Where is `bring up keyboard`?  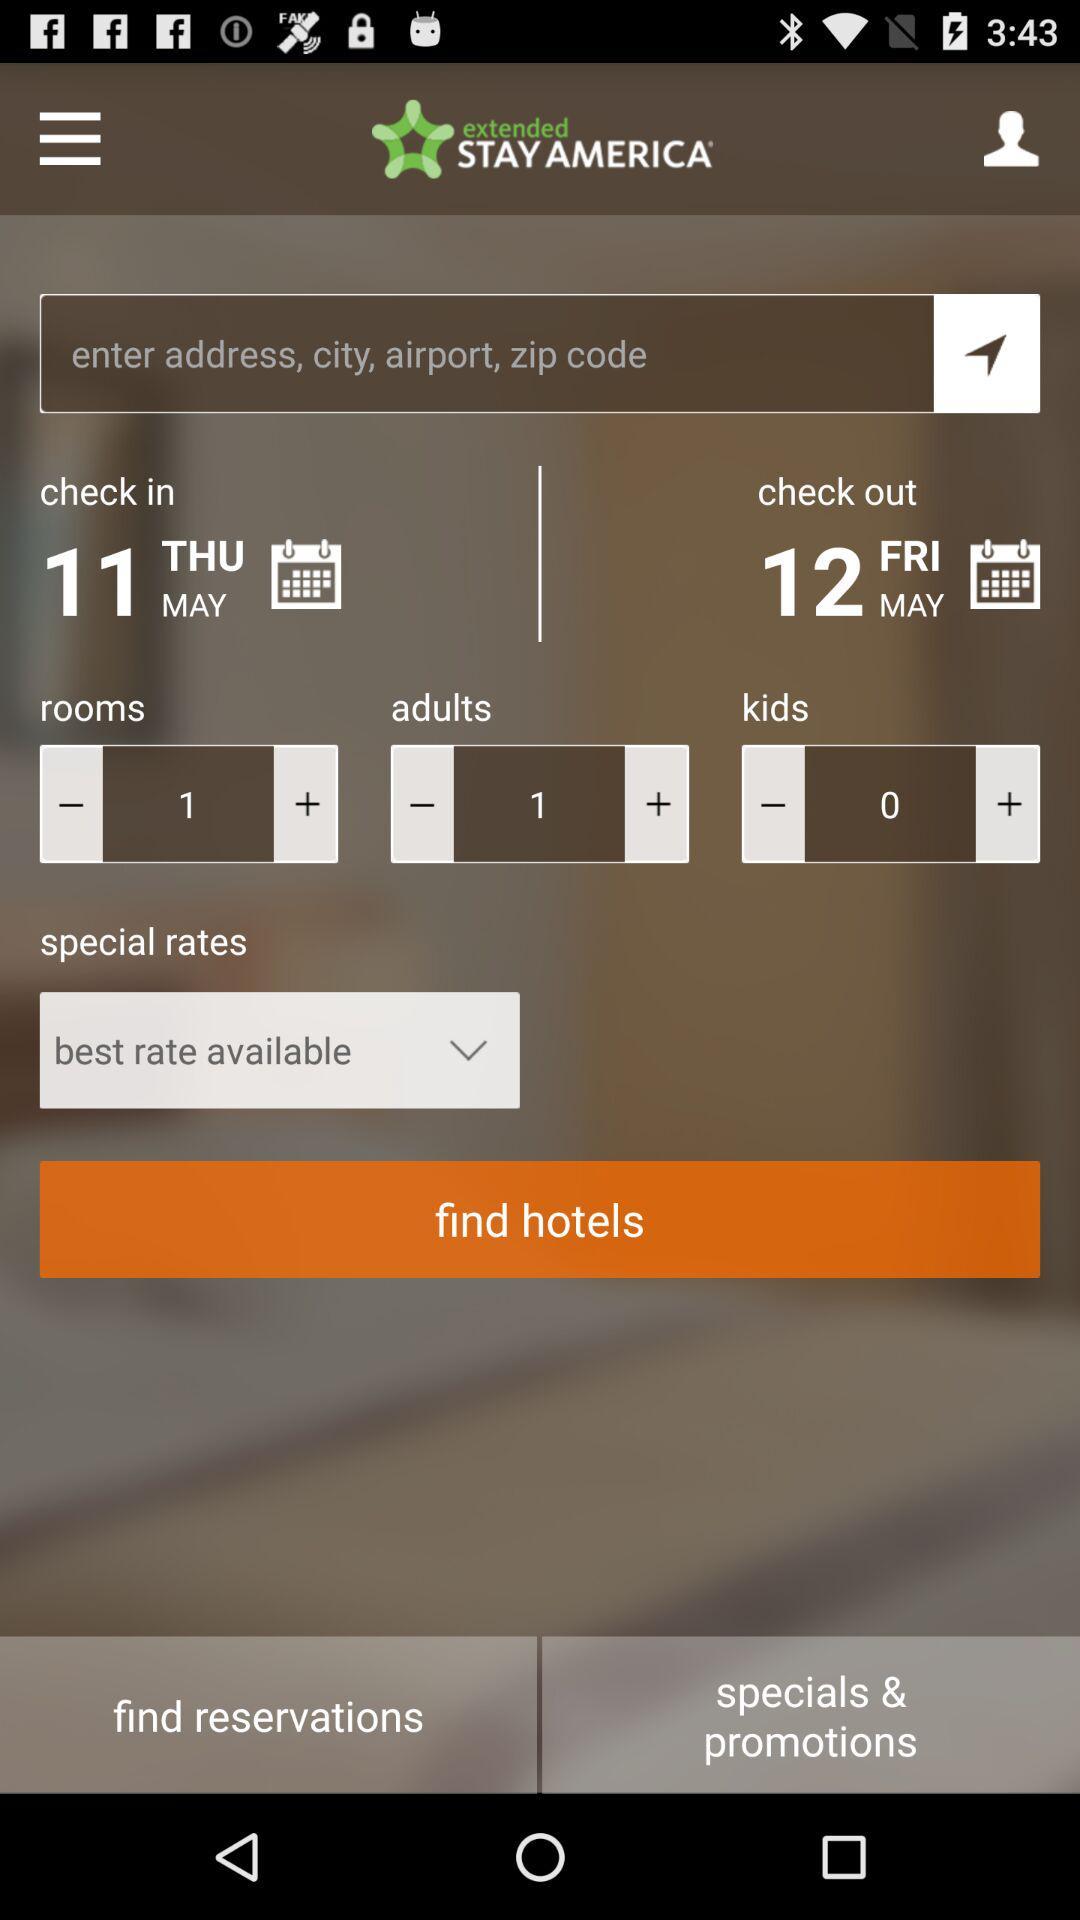
bring up keyboard is located at coordinates (486, 353).